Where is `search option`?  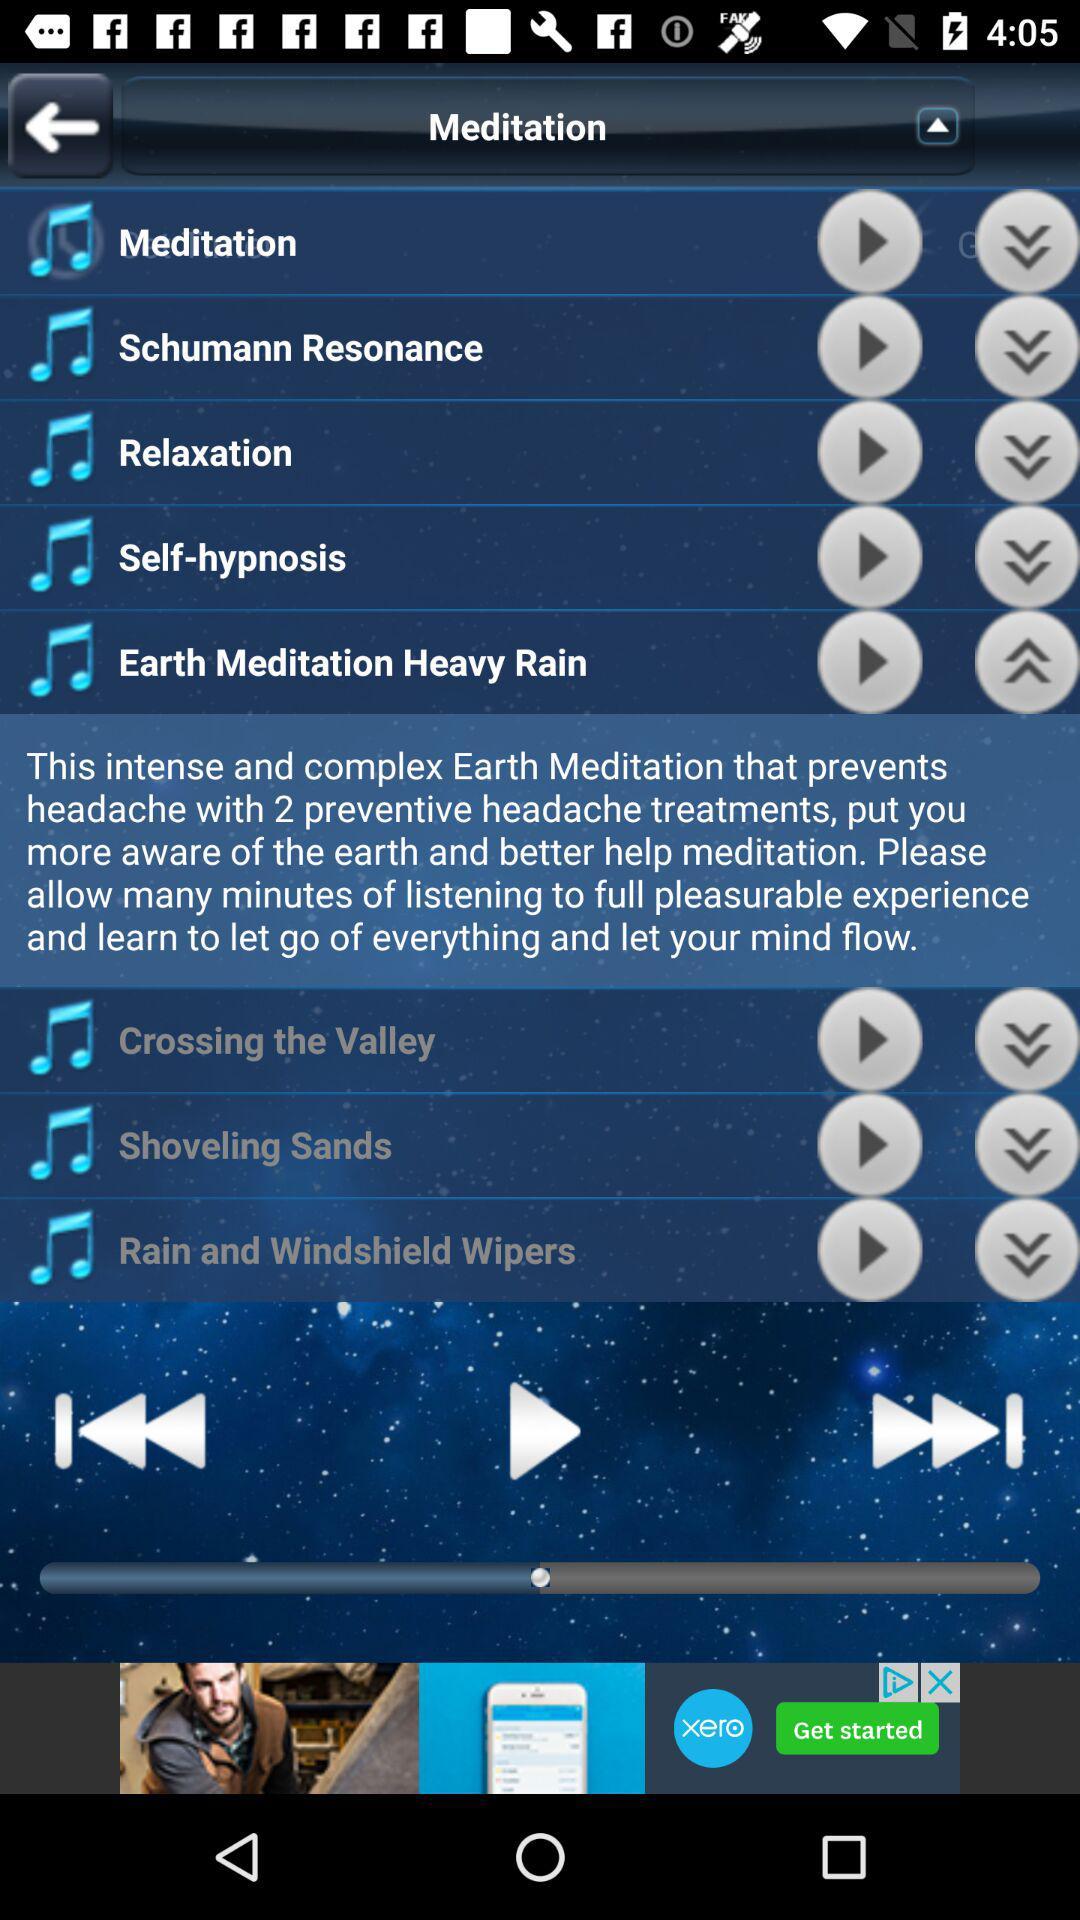
search option is located at coordinates (944, 124).